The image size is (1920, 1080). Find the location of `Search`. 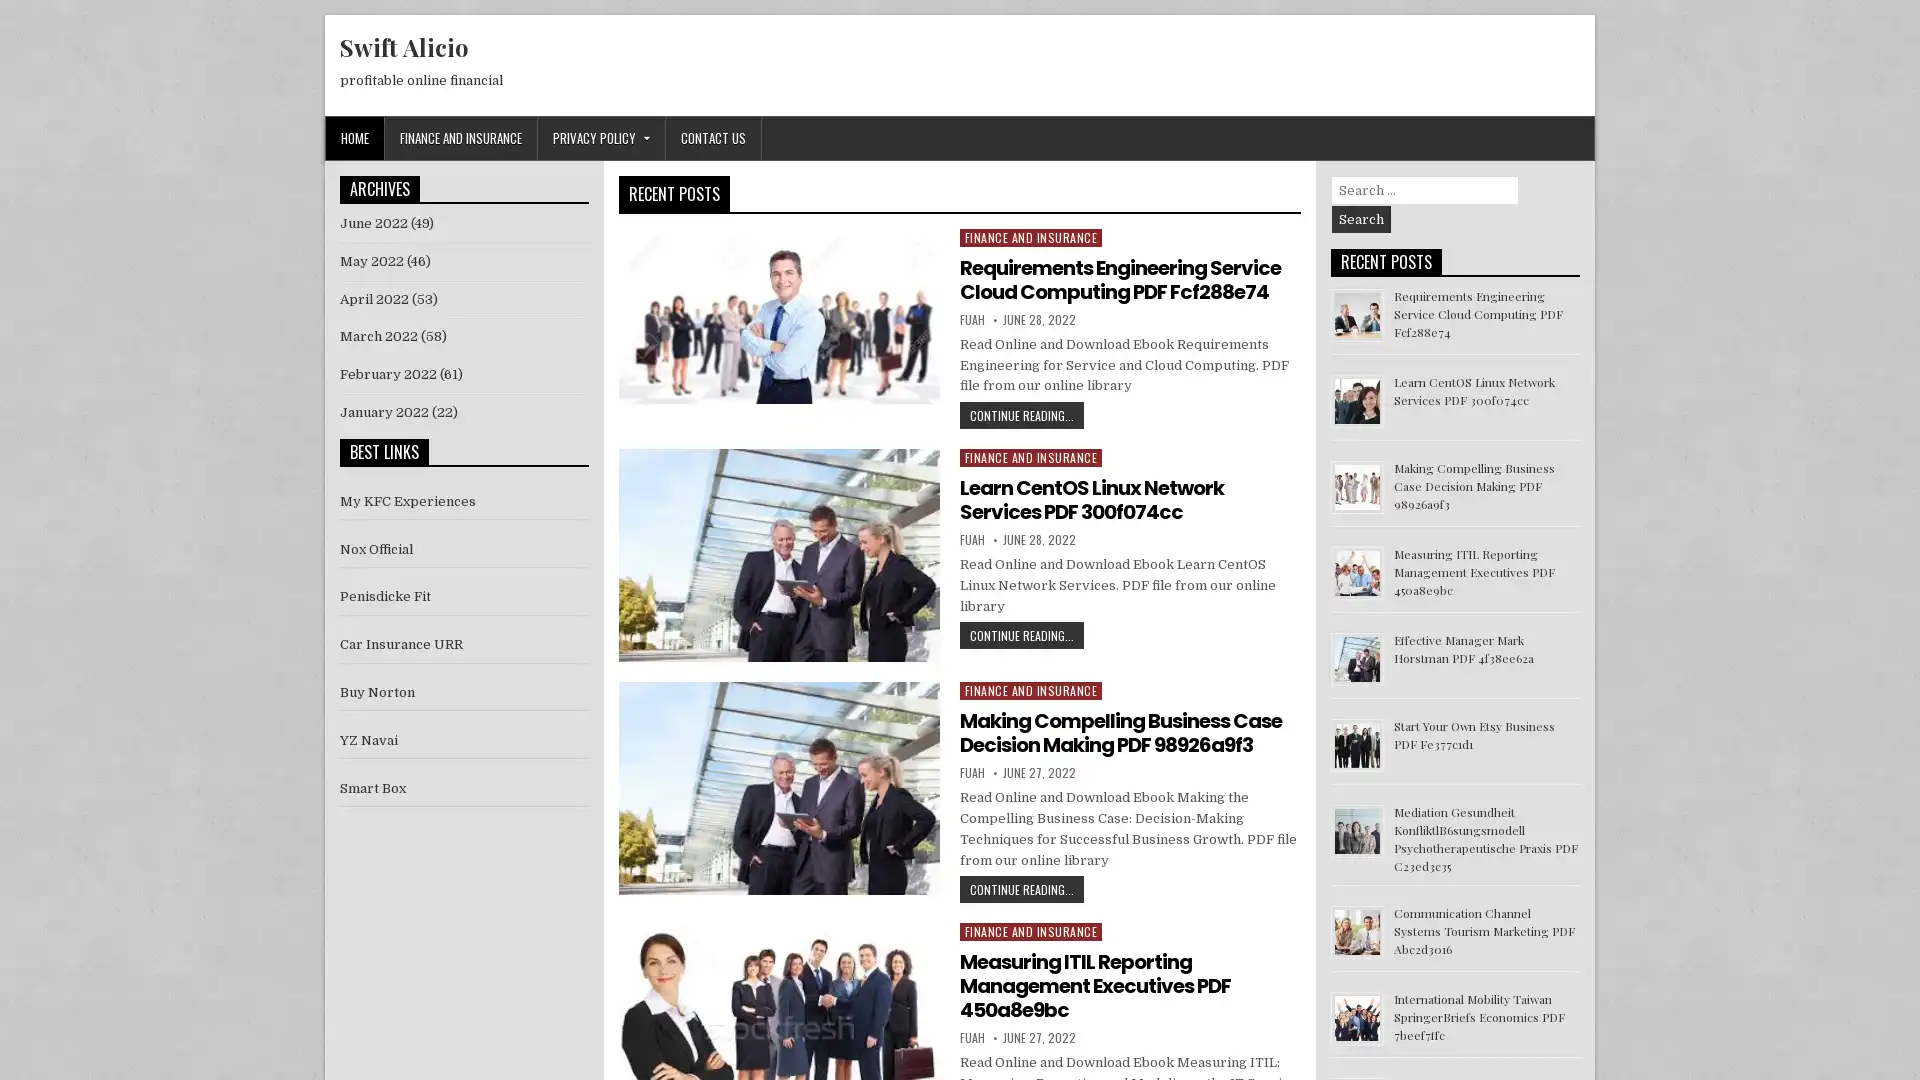

Search is located at coordinates (1360, 219).